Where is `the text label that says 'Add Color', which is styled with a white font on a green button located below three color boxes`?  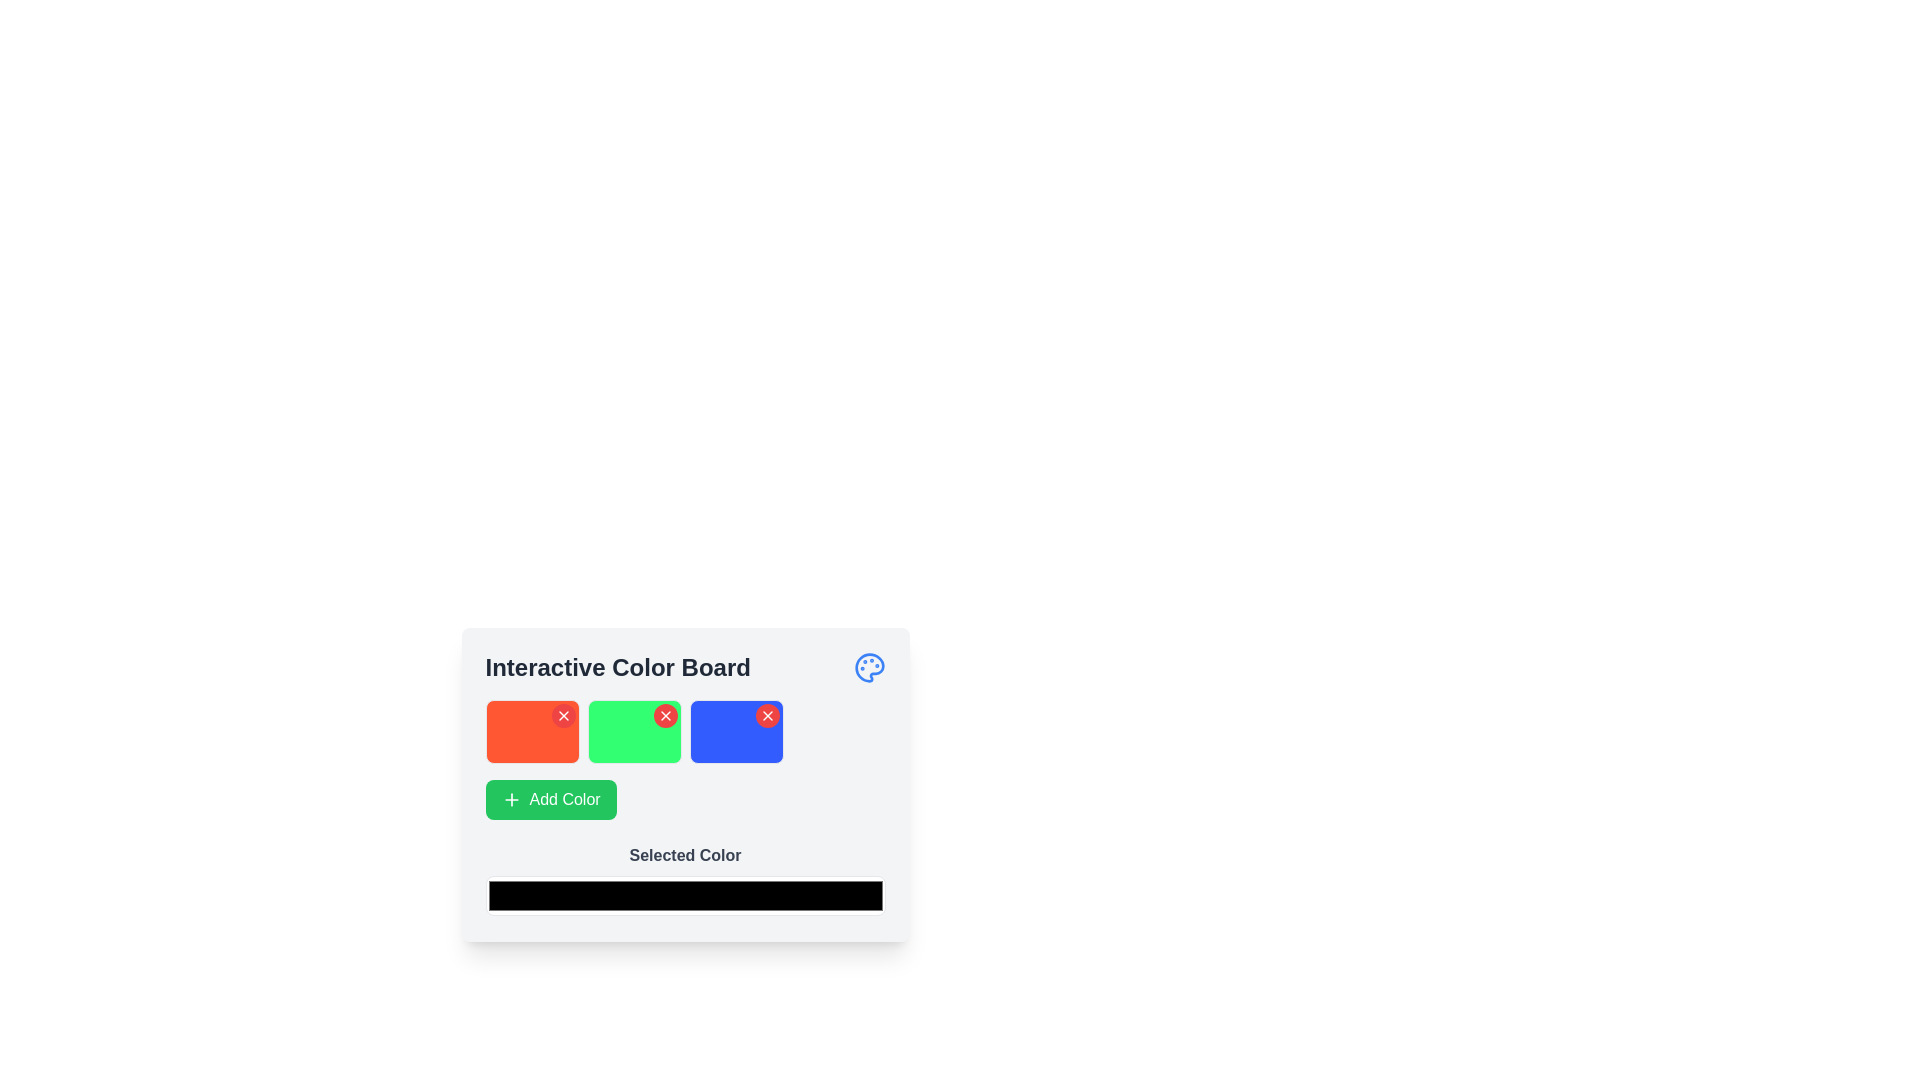
the text label that says 'Add Color', which is styled with a white font on a green button located below three color boxes is located at coordinates (564, 798).